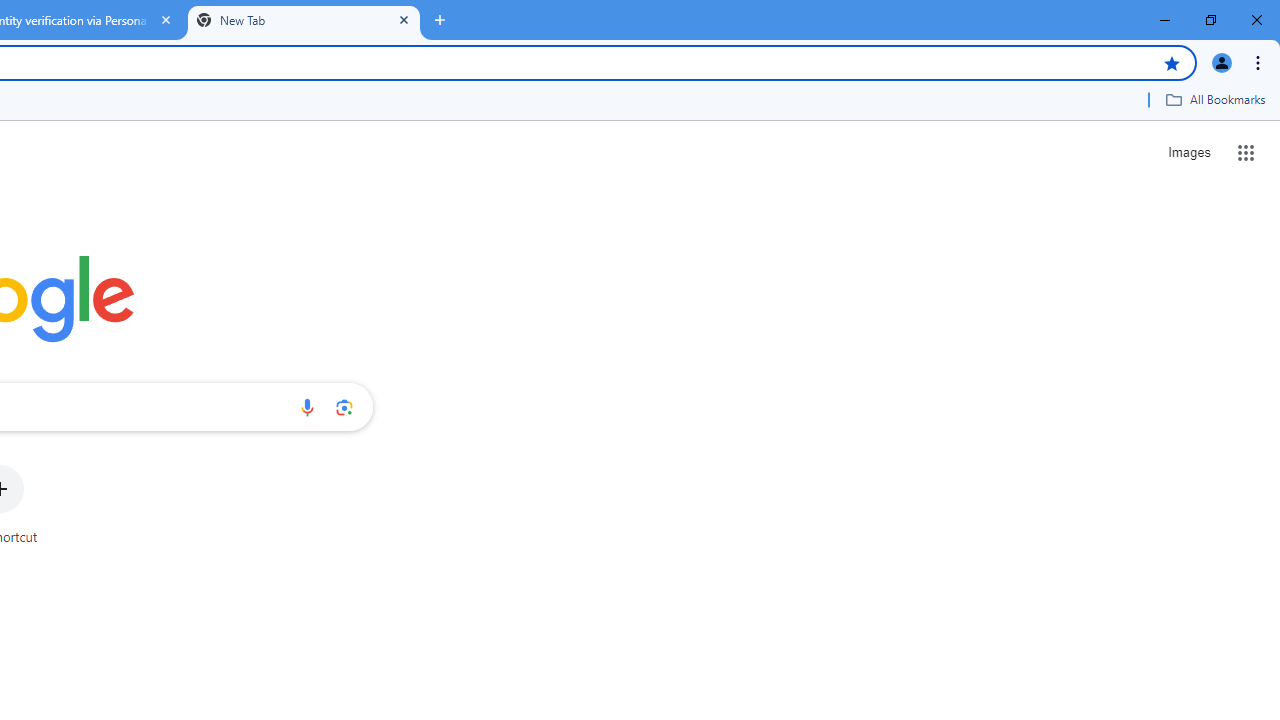 Image resolution: width=1280 pixels, height=720 pixels. I want to click on 'Minimize', so click(1165, 20).